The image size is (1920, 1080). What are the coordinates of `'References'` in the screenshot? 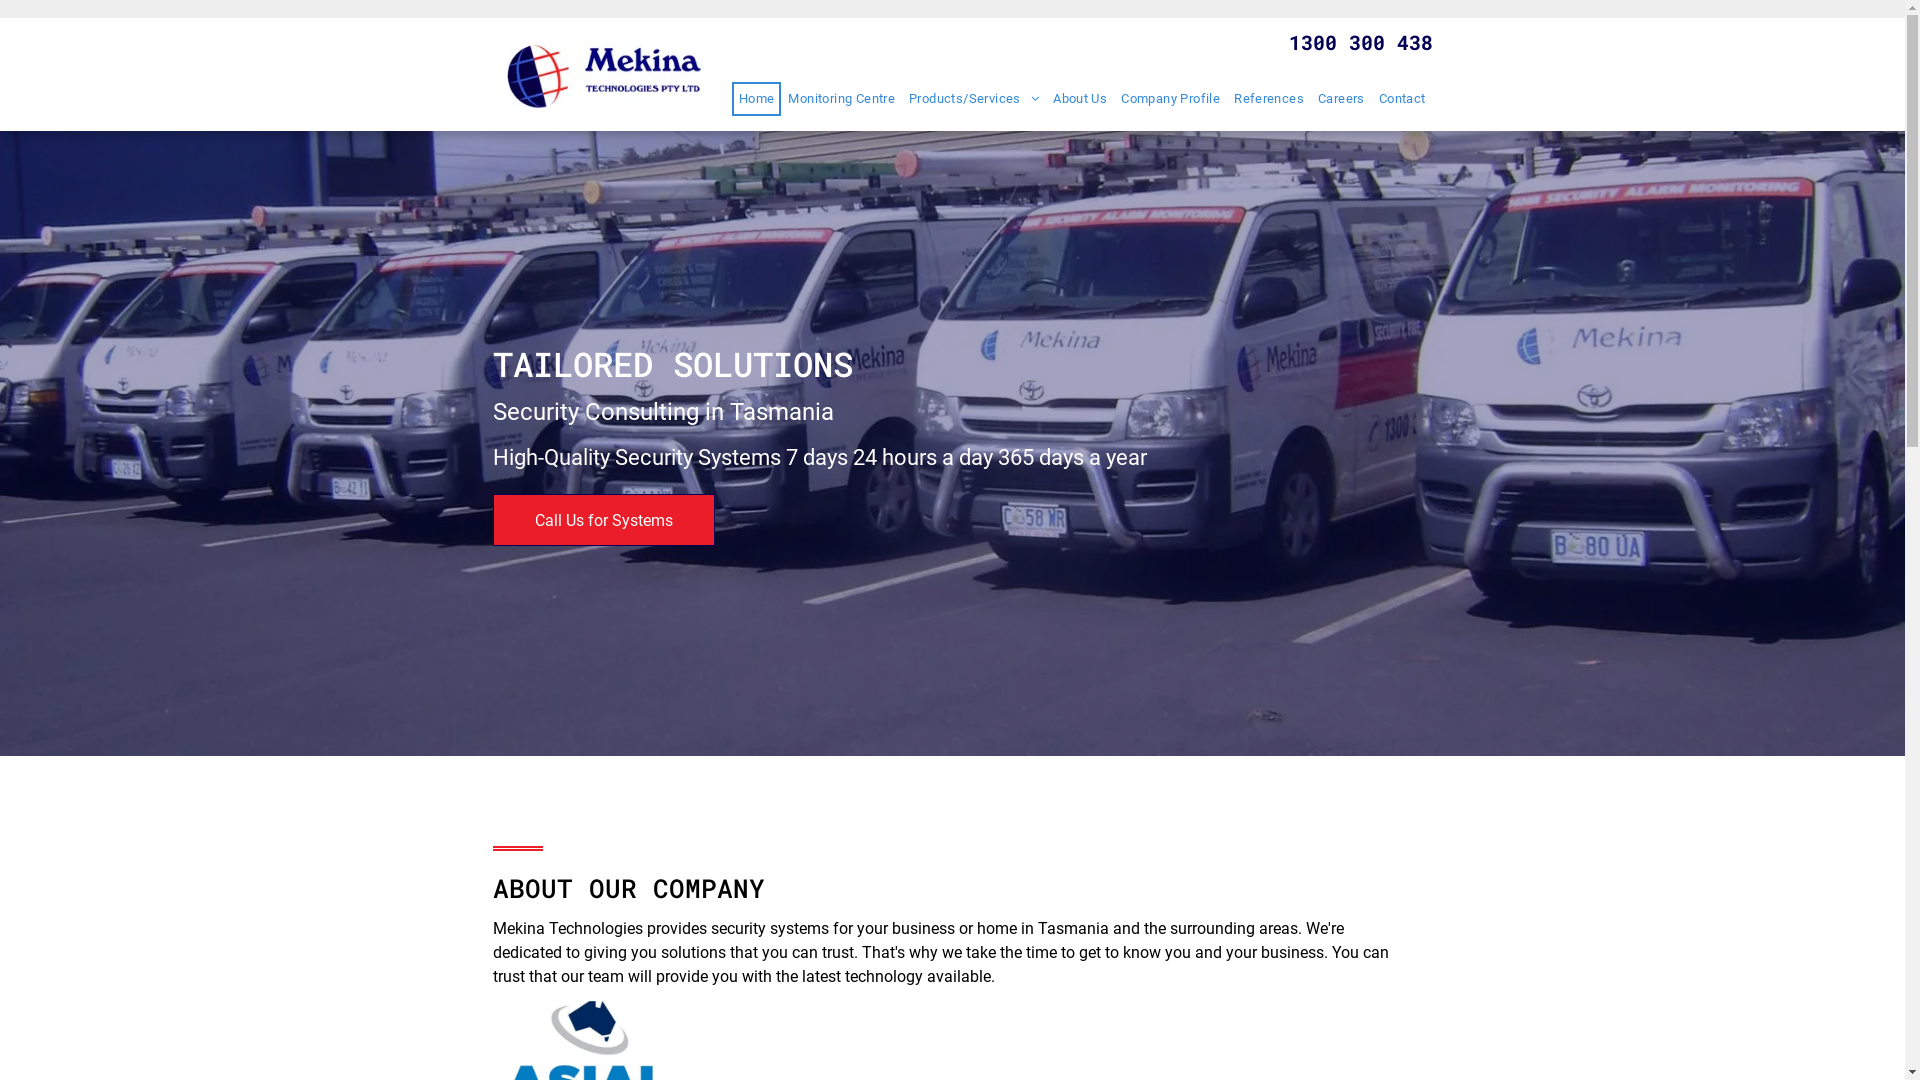 It's located at (1267, 99).